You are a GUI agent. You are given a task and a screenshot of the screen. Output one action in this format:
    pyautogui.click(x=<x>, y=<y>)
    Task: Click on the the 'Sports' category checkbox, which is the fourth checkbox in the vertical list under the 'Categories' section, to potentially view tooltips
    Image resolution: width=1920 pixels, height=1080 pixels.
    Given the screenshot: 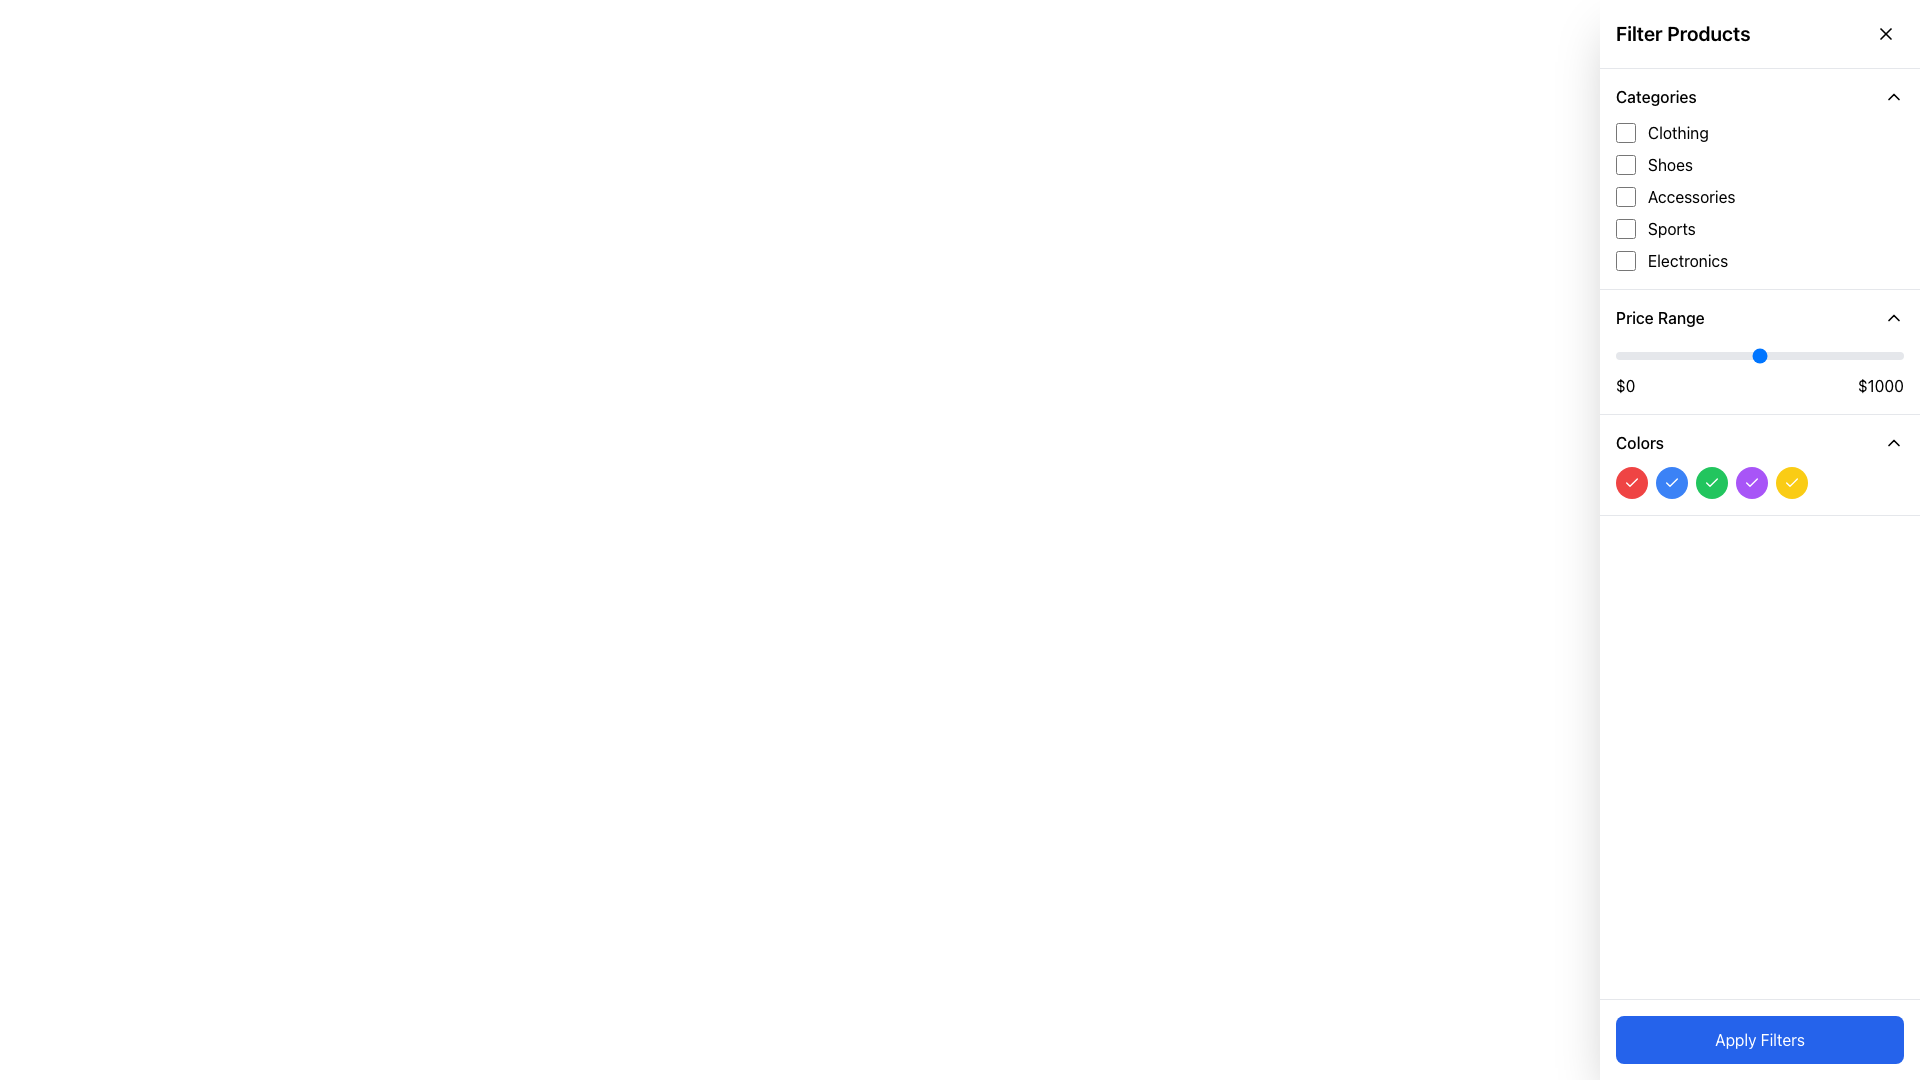 What is the action you would take?
    pyautogui.click(x=1626, y=227)
    